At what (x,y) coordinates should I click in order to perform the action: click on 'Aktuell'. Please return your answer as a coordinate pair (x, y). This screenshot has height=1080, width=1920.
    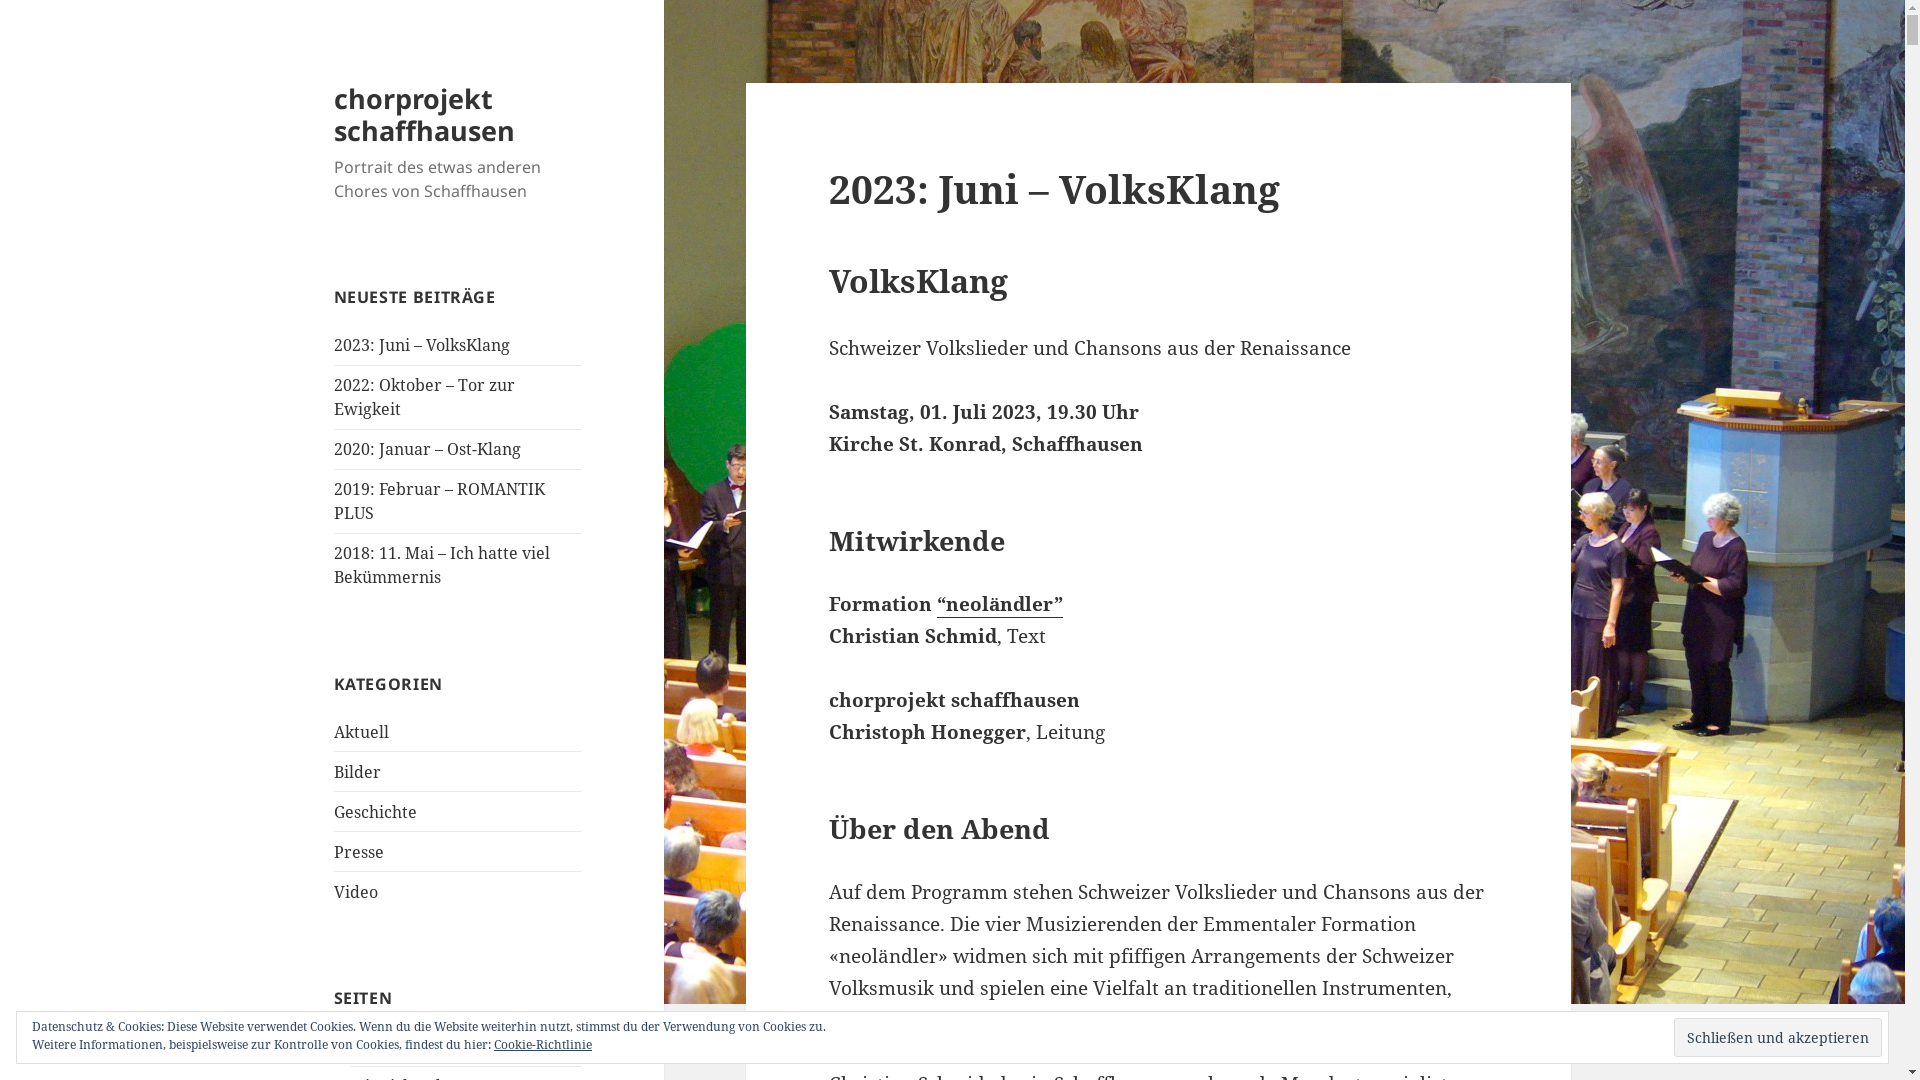
    Looking at the image, I should click on (334, 732).